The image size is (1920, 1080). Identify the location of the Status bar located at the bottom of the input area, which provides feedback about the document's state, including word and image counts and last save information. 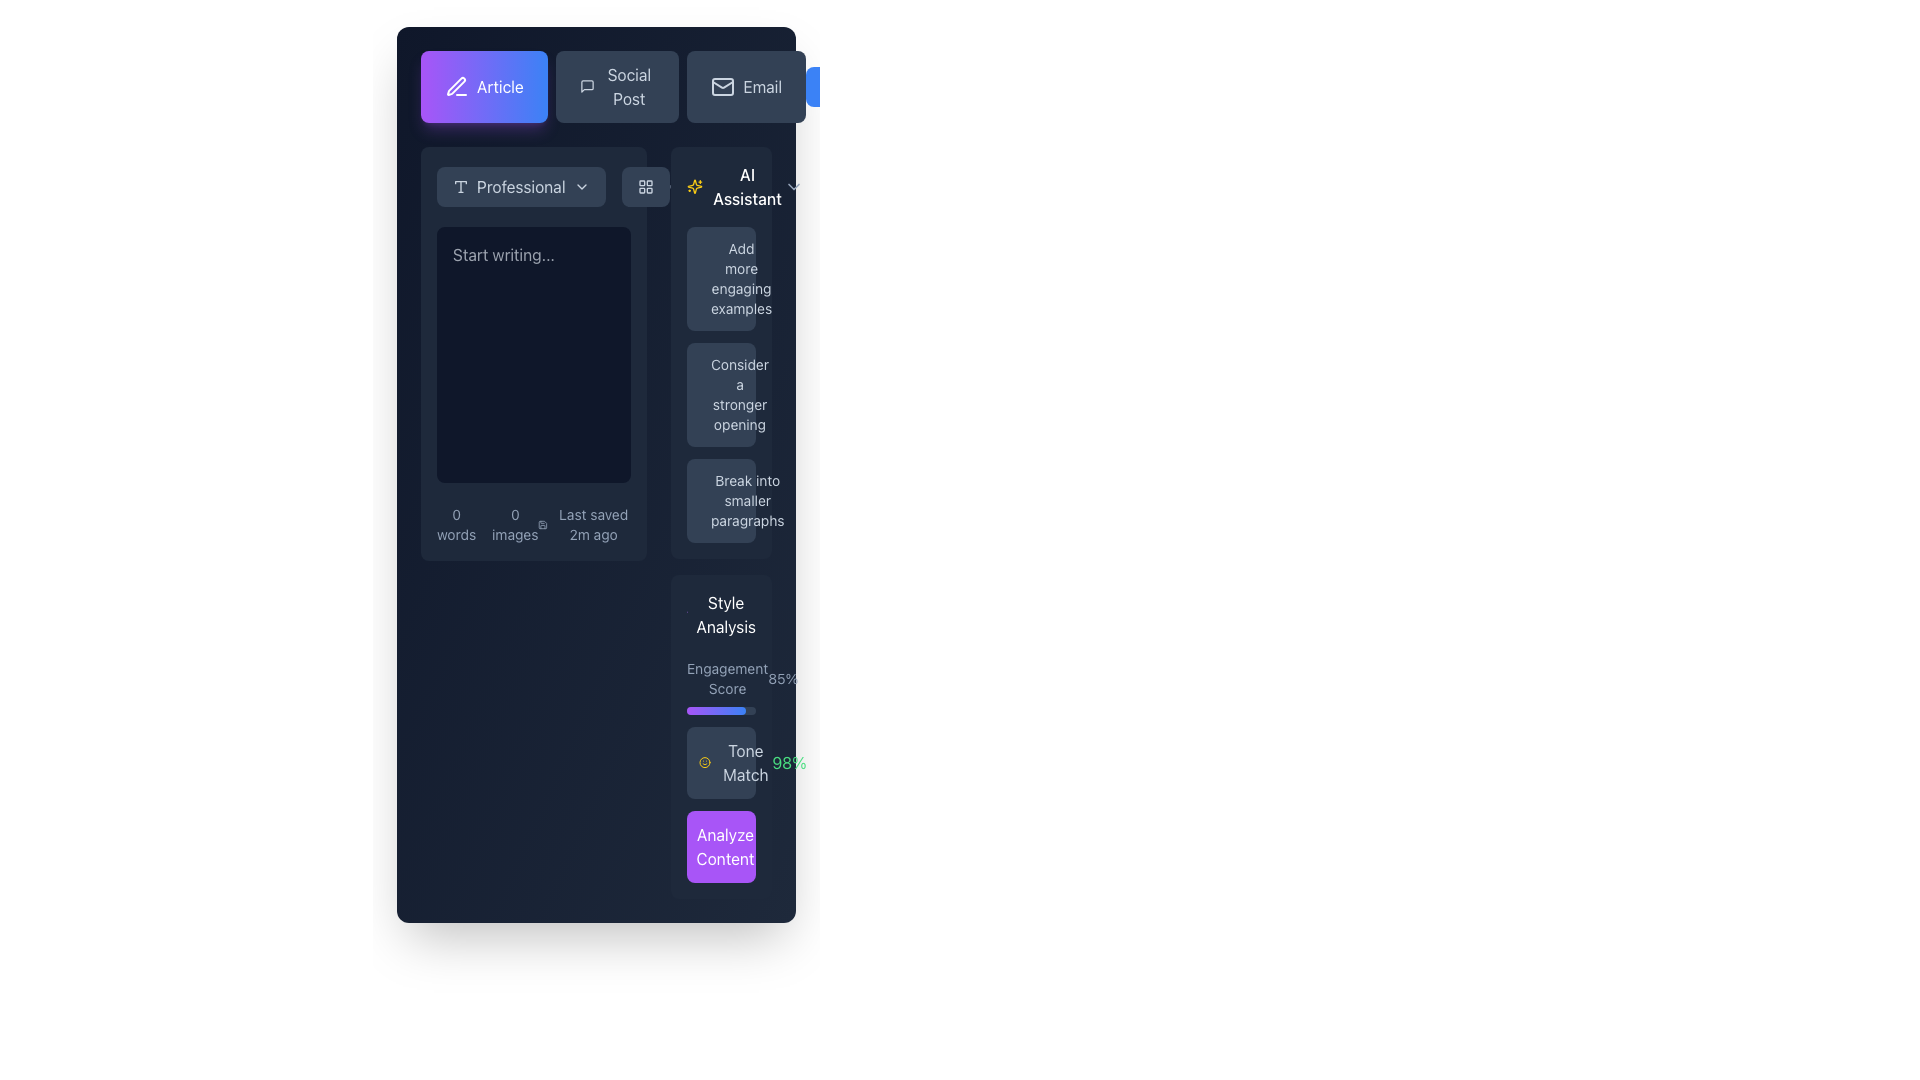
(533, 523).